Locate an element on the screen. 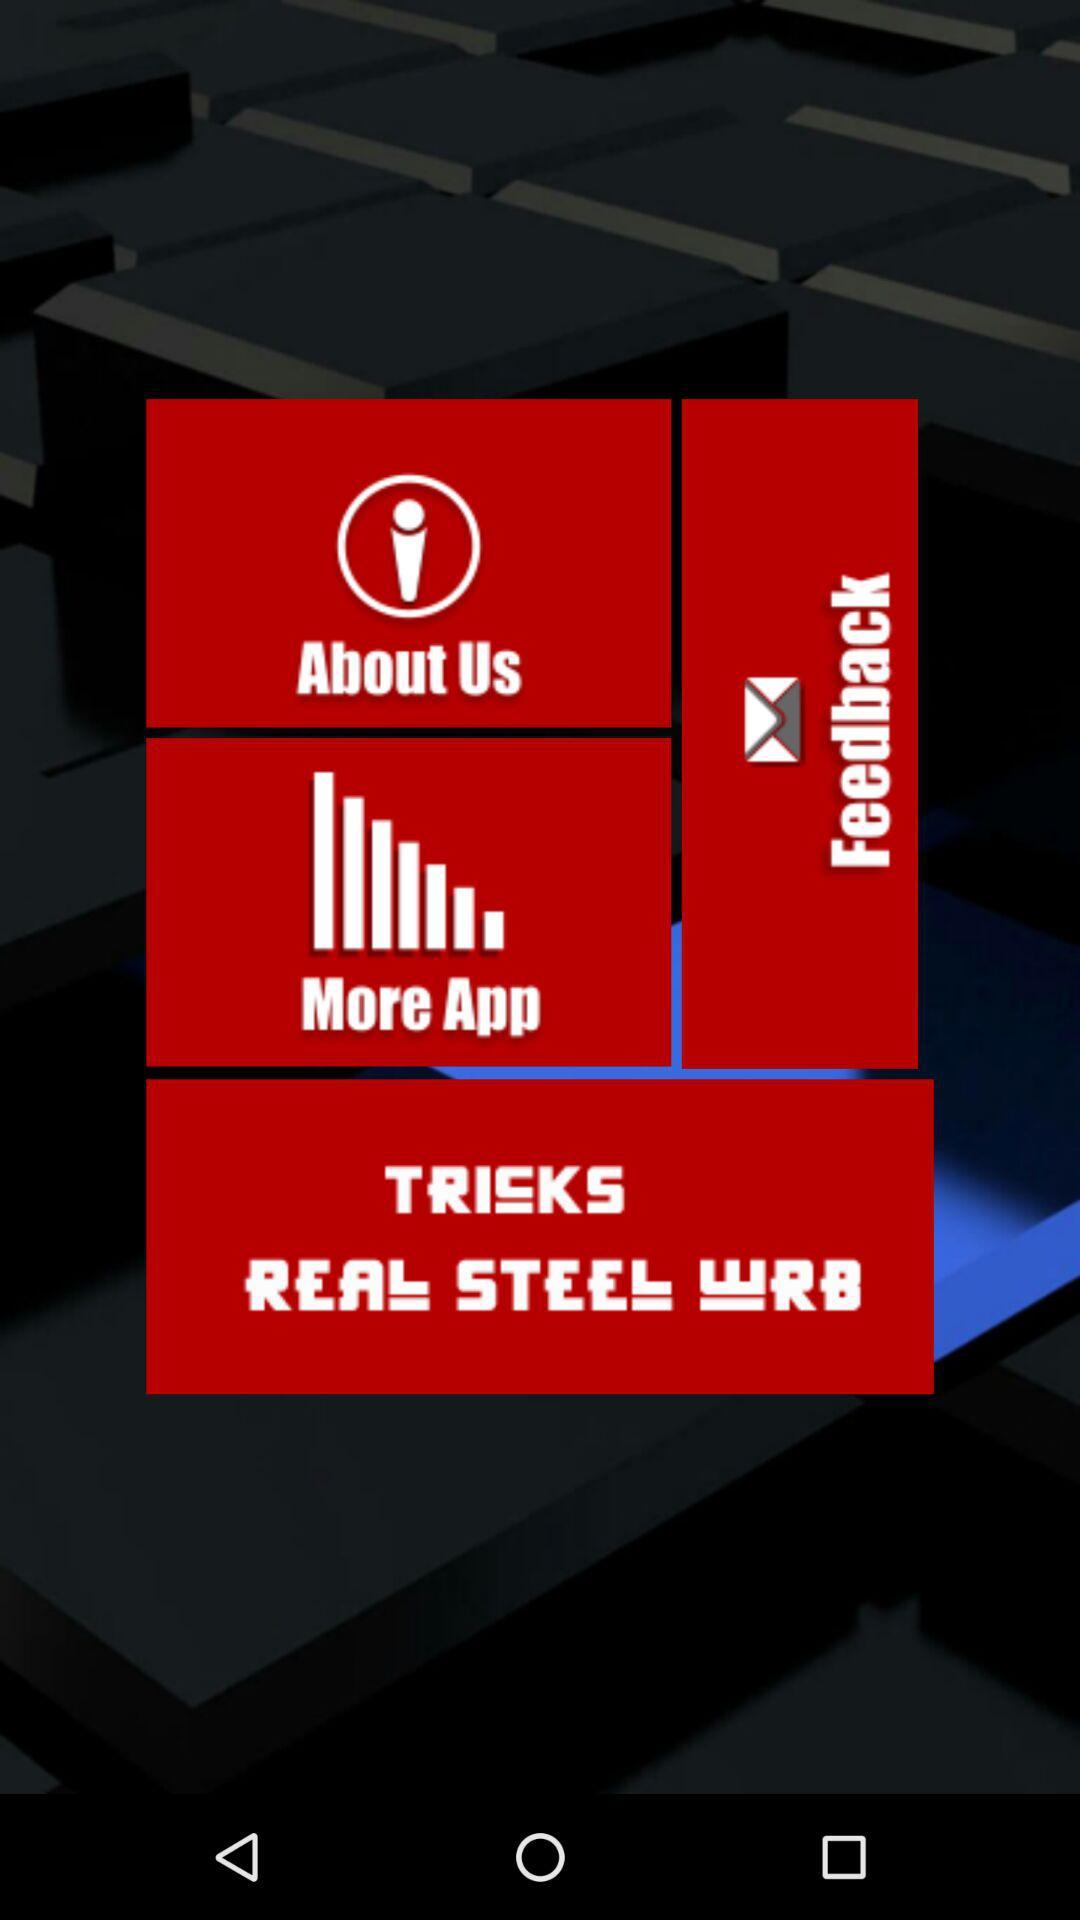 The width and height of the screenshot is (1080, 1920). the icon on the right is located at coordinates (798, 732).